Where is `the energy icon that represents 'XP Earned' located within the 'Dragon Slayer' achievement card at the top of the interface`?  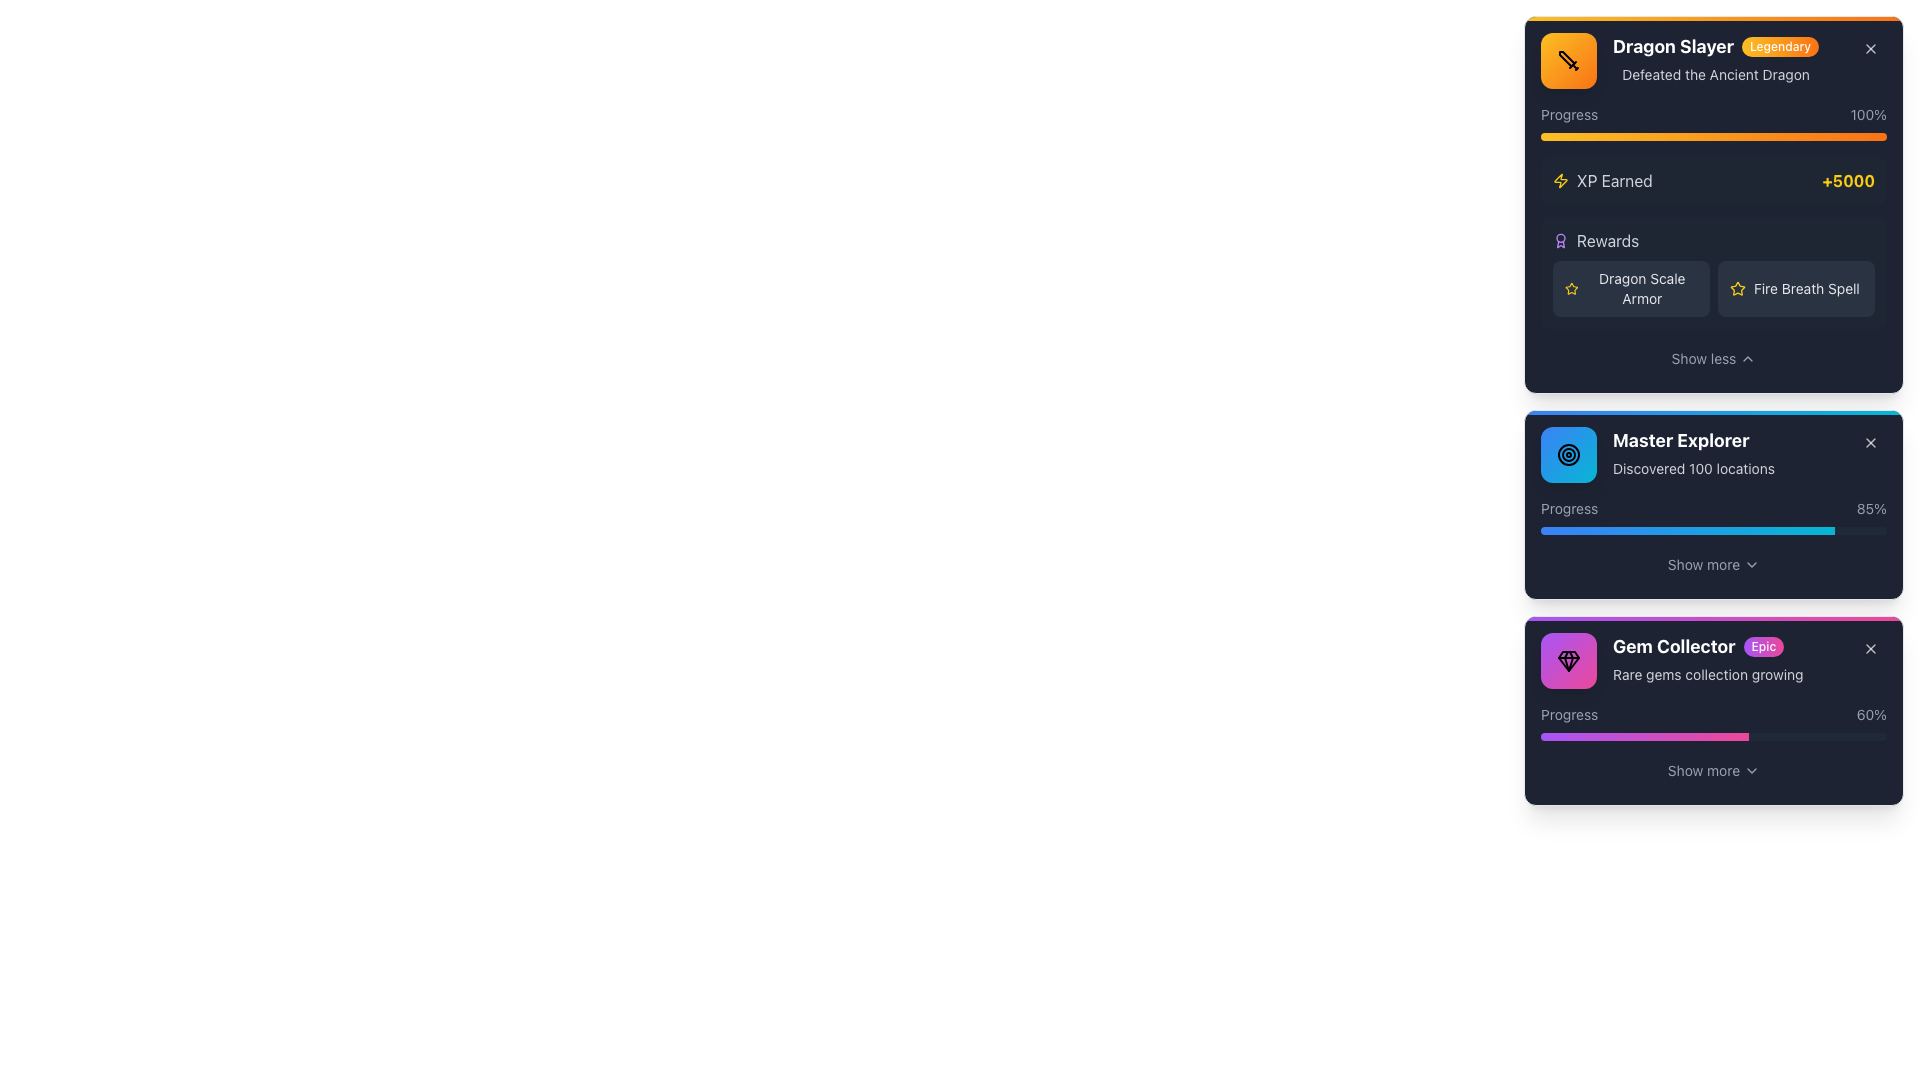 the energy icon that represents 'XP Earned' located within the 'Dragon Slayer' achievement card at the top of the interface is located at coordinates (1559, 181).